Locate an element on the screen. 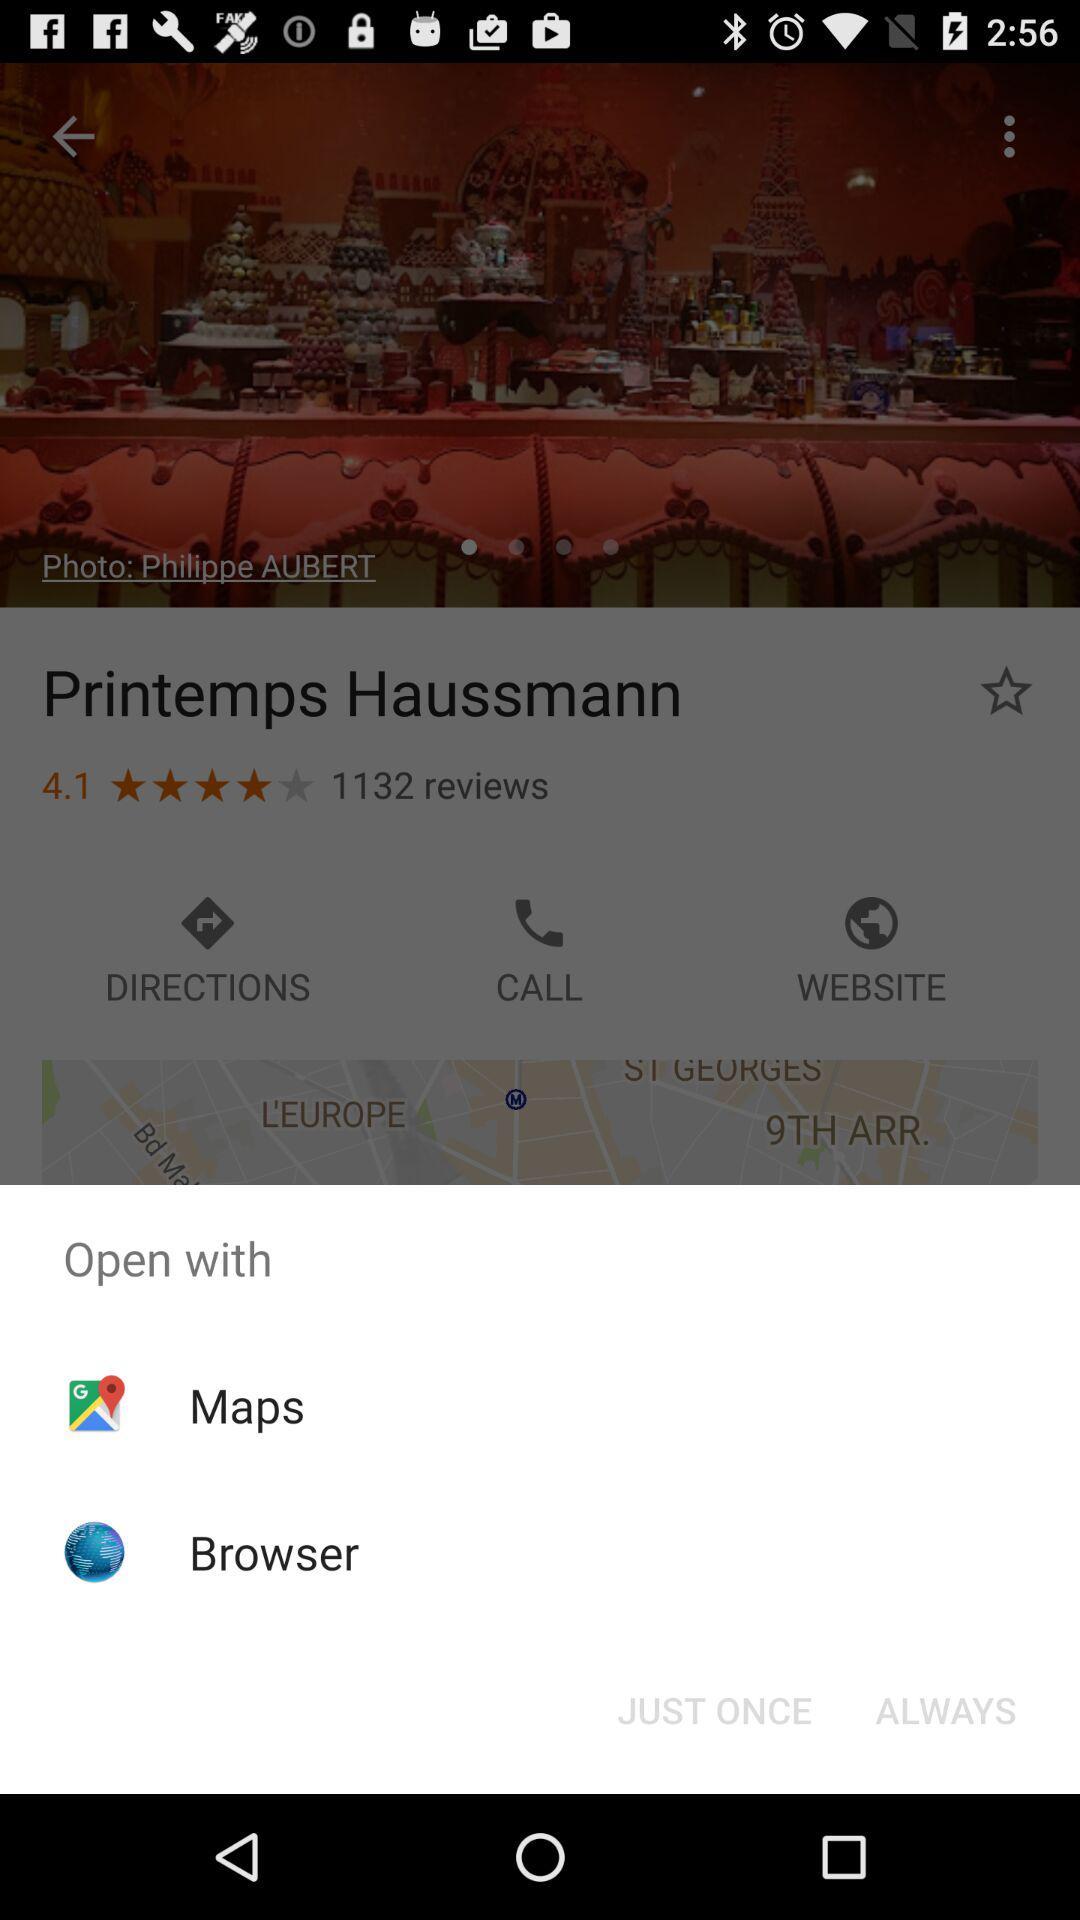  the maps is located at coordinates (246, 1404).